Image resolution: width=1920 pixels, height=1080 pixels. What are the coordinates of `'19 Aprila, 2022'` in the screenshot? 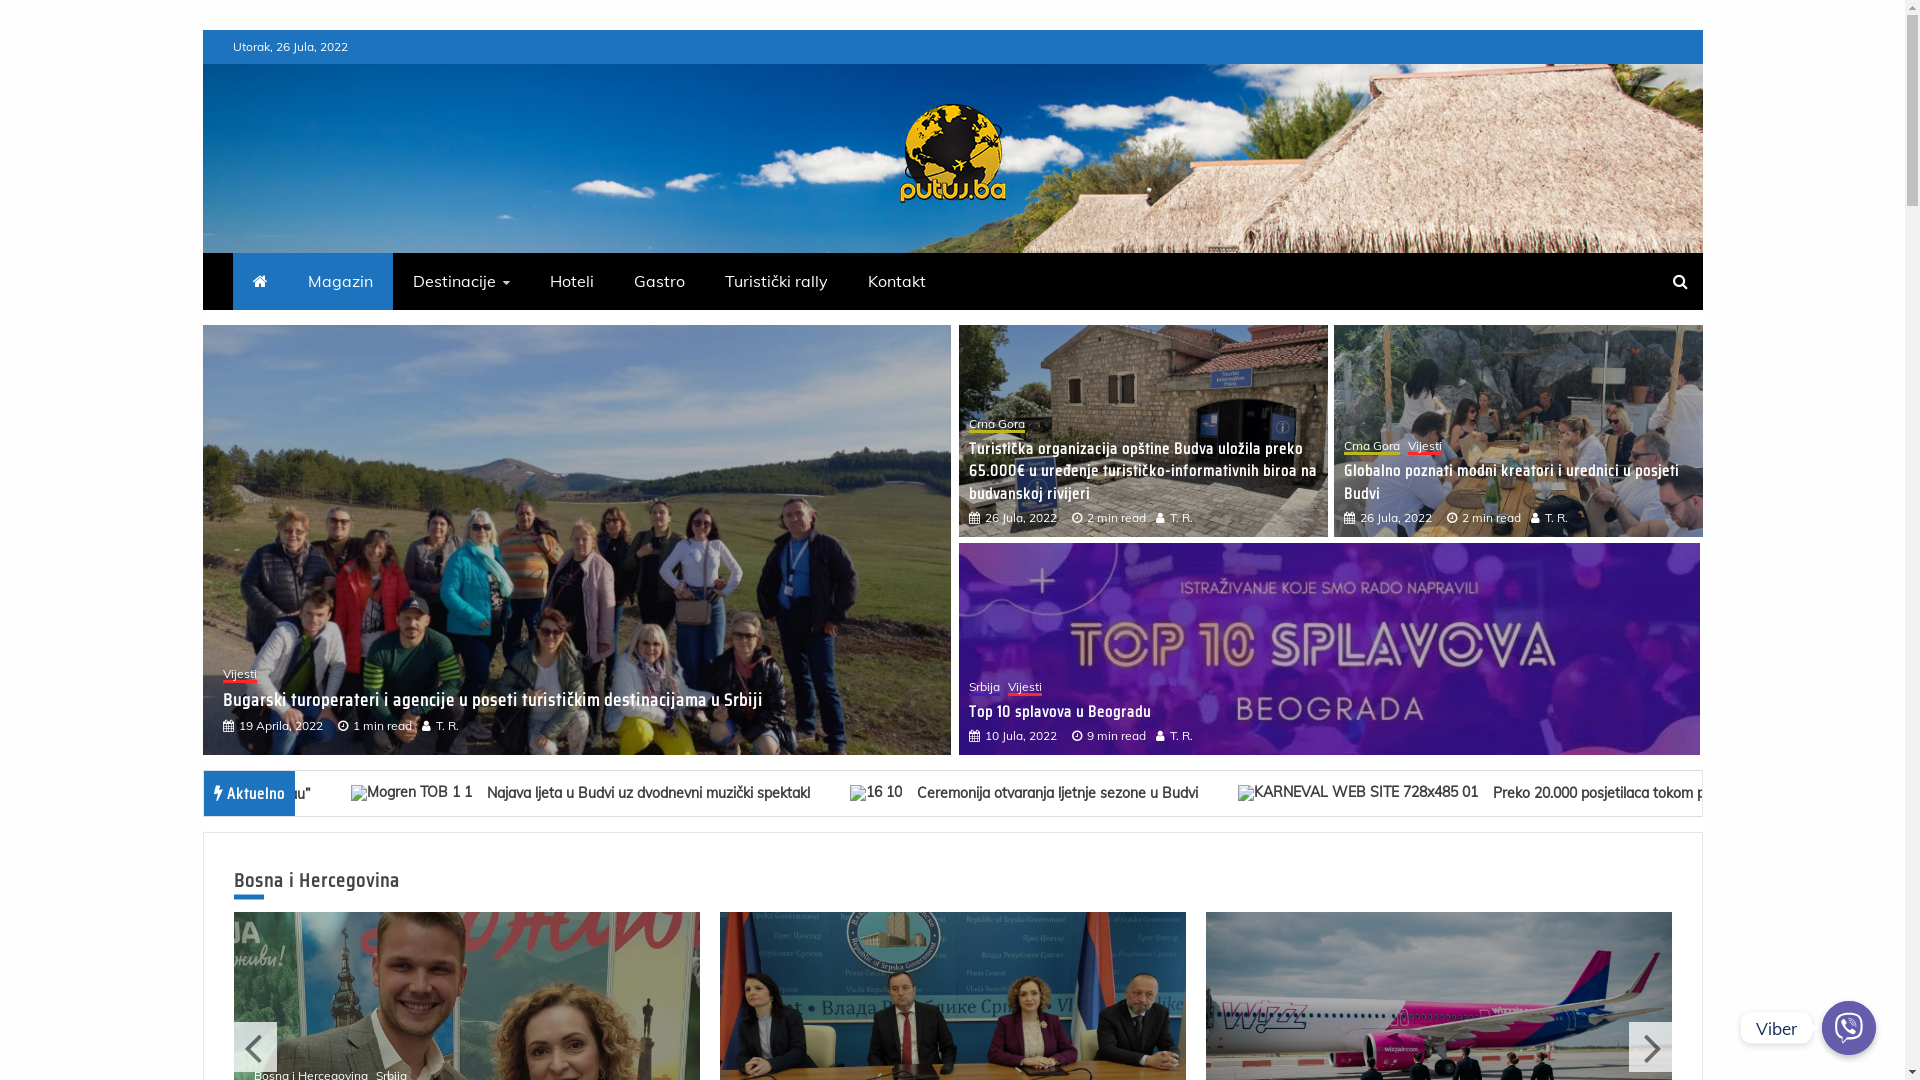 It's located at (278, 725).